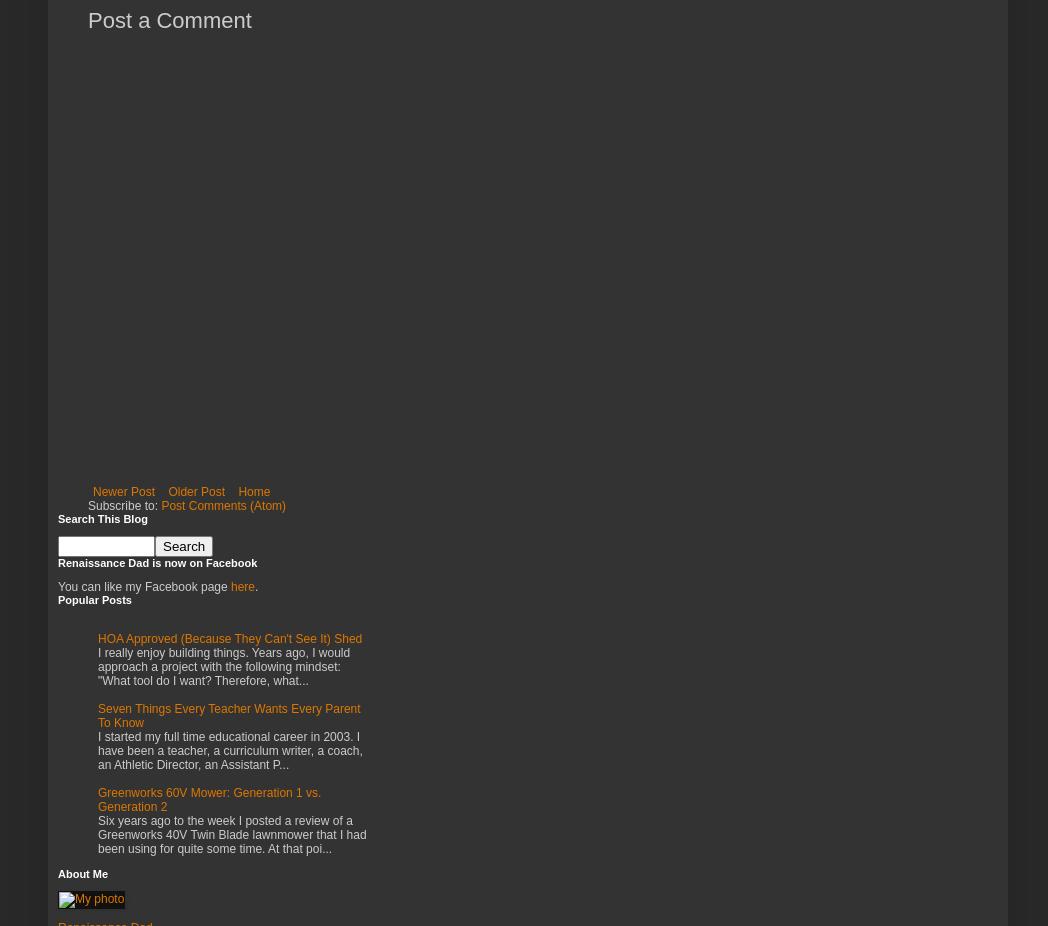  I want to click on 'Post Comments (Atom)', so click(160, 504).